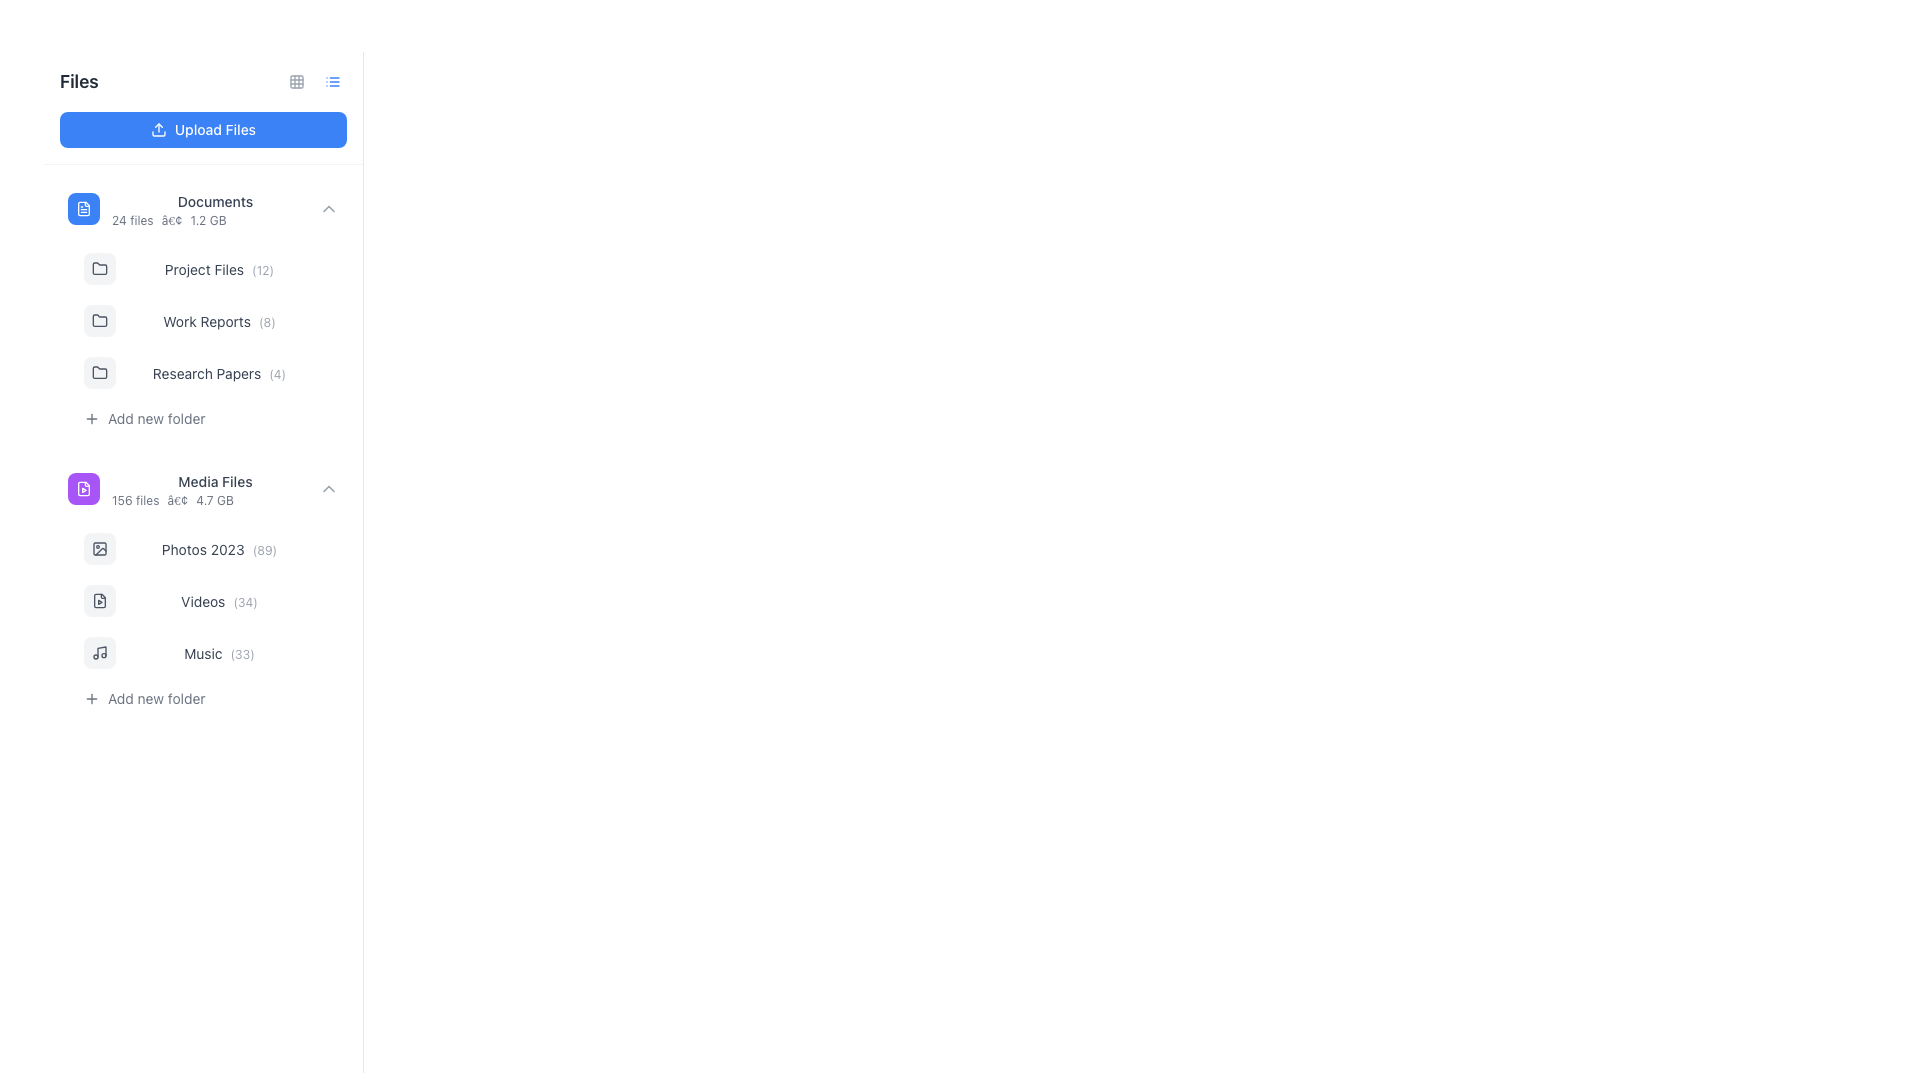 The width and height of the screenshot is (1920, 1080). Describe the element at coordinates (215, 208) in the screenshot. I see `the List Item element titled 'Documents' which displays the subtitle '24 files • 1.2 GB'` at that location.